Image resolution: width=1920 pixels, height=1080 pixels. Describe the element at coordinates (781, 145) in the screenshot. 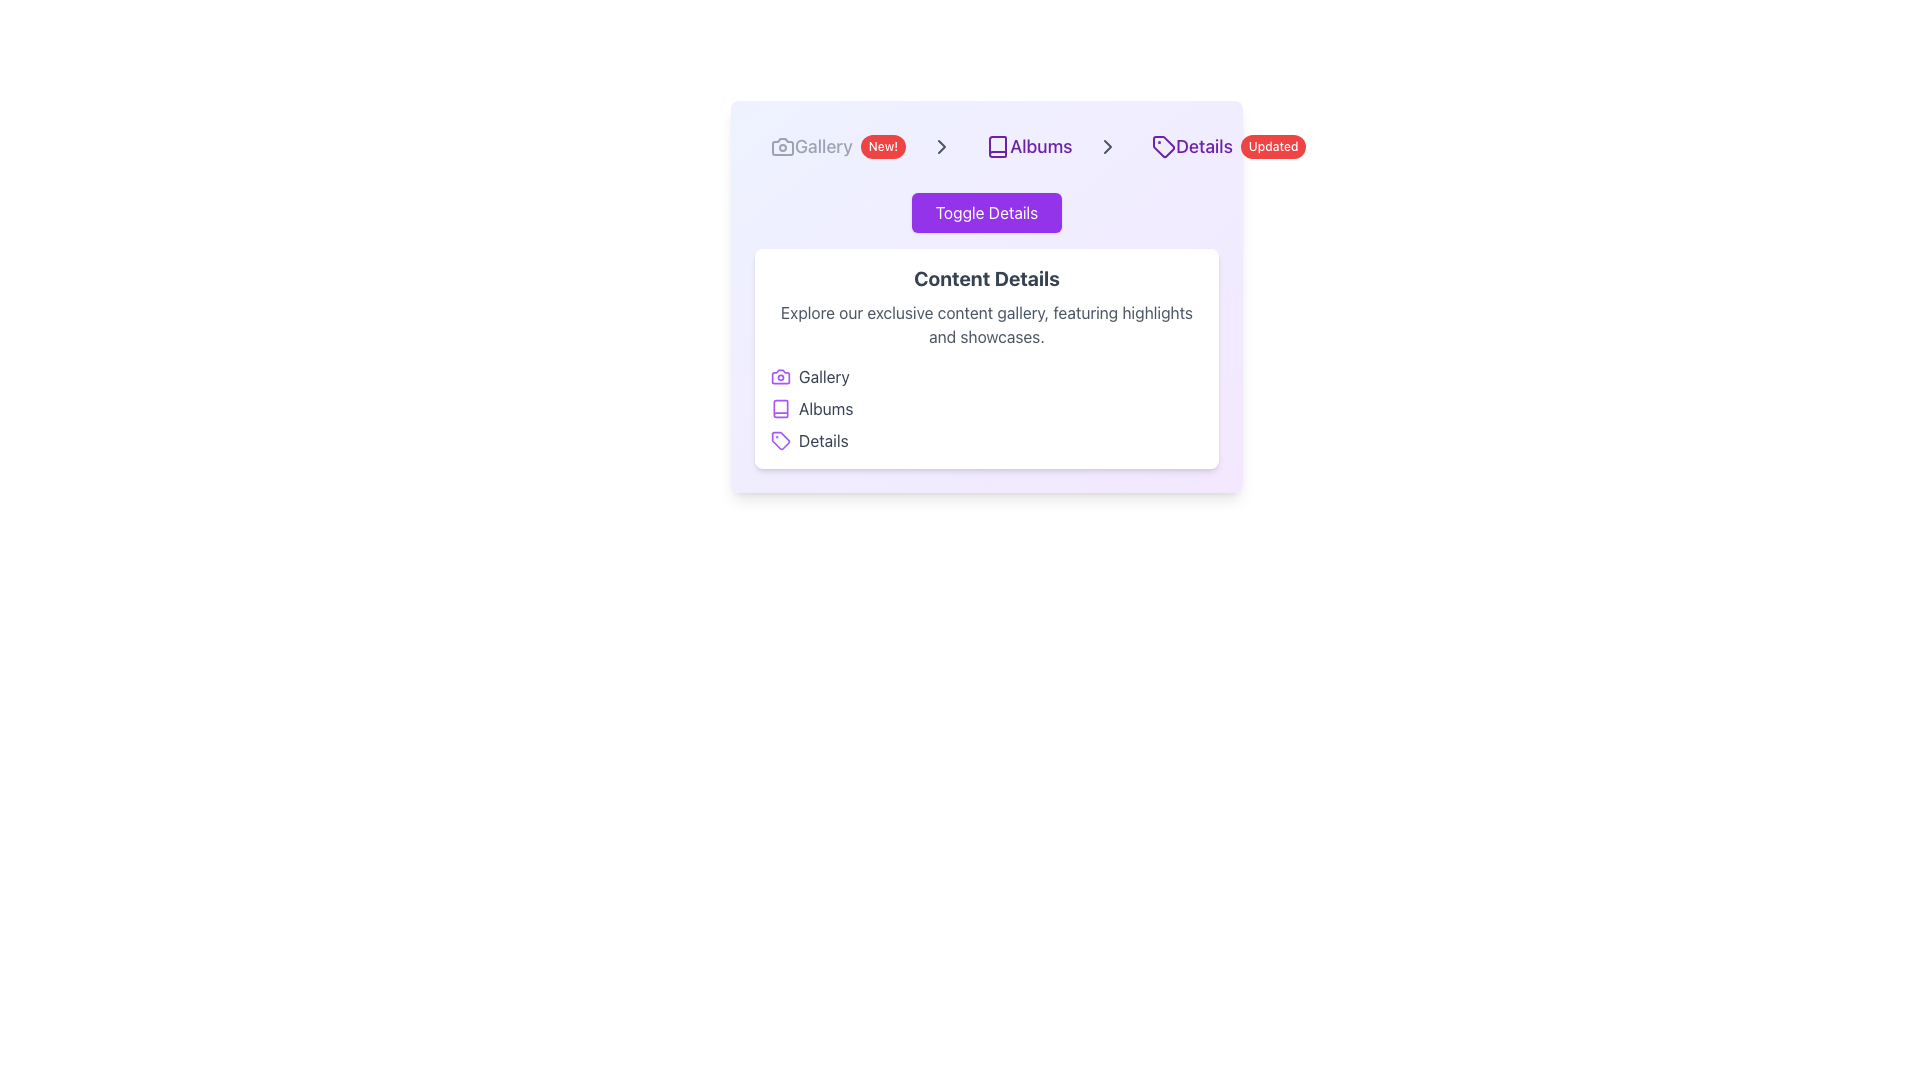

I see `the camera icon representing the 'Gallery' feature, positioned near the top left of the interface, preceding the circular lens element` at that location.